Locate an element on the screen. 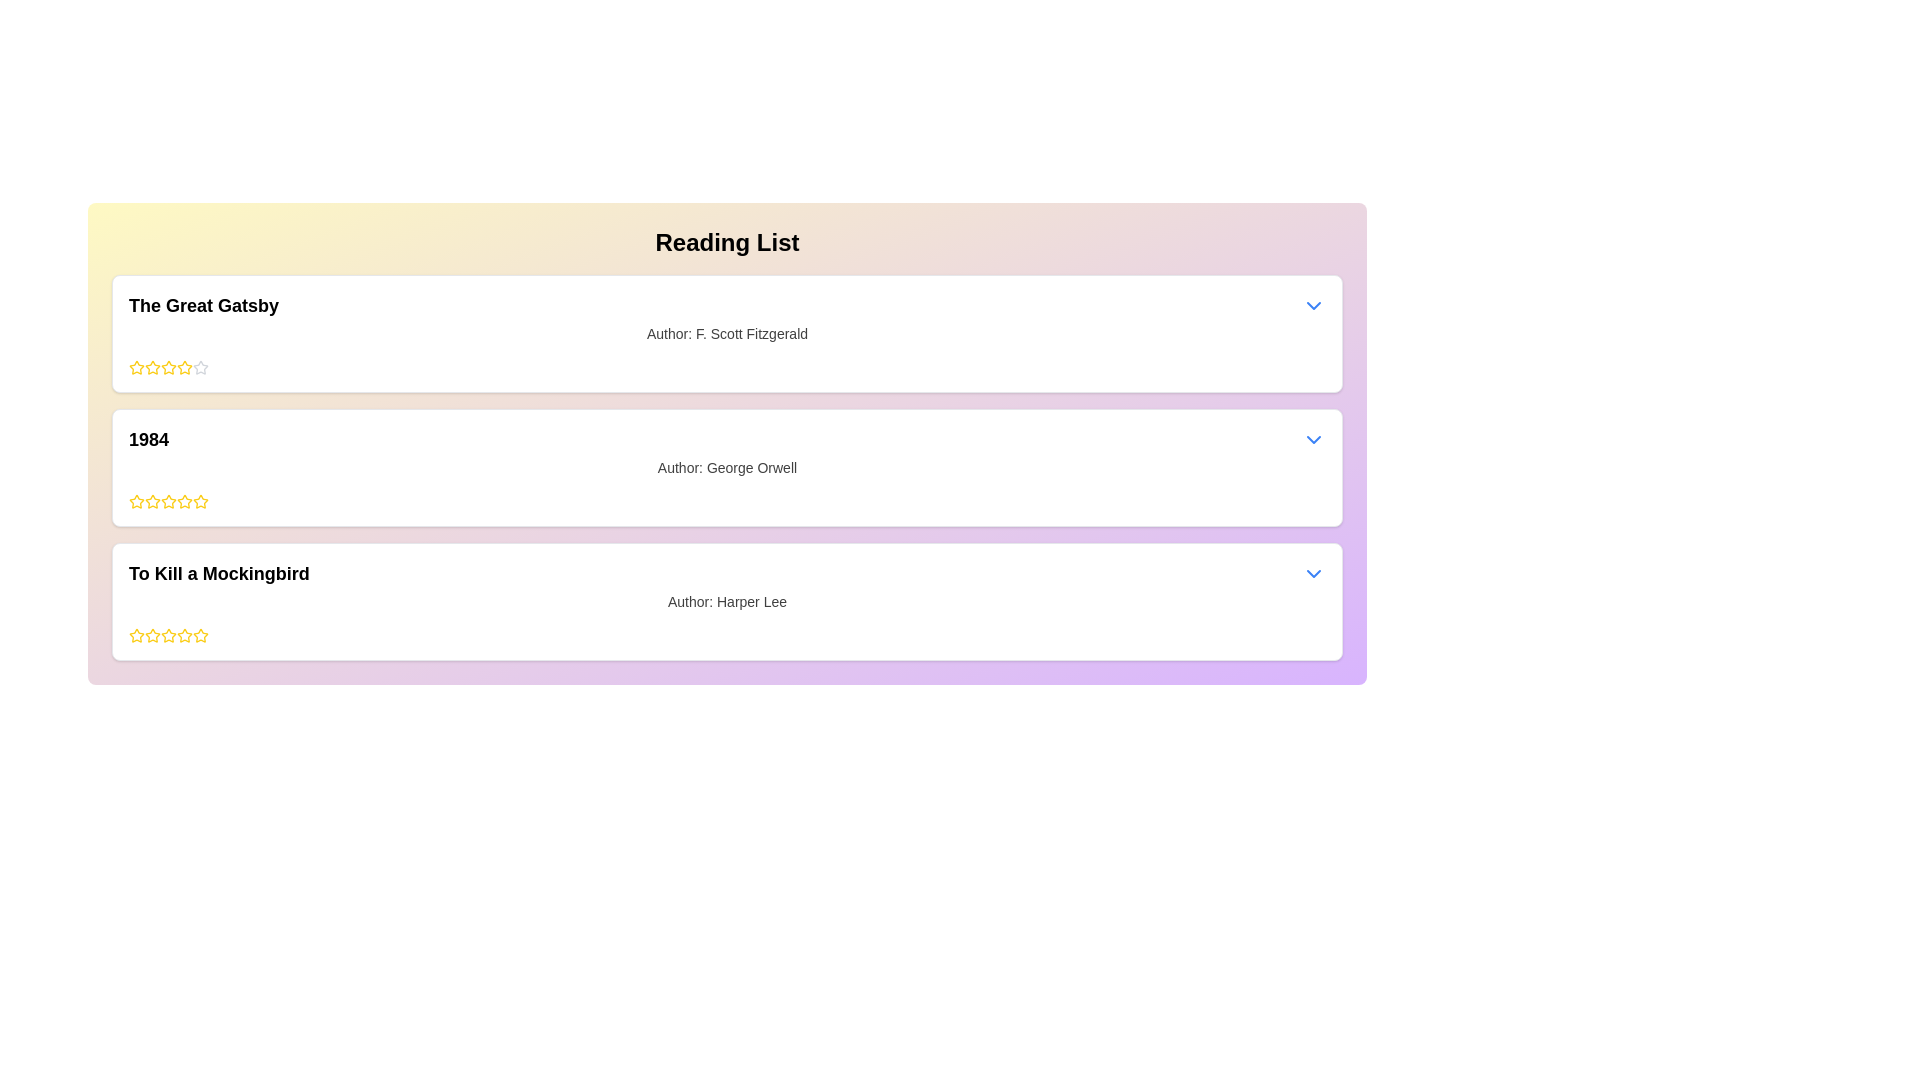 This screenshot has height=1080, width=1920. text content of the textual header that serves as the title for the reading list, located at the top of the component is located at coordinates (726, 242).